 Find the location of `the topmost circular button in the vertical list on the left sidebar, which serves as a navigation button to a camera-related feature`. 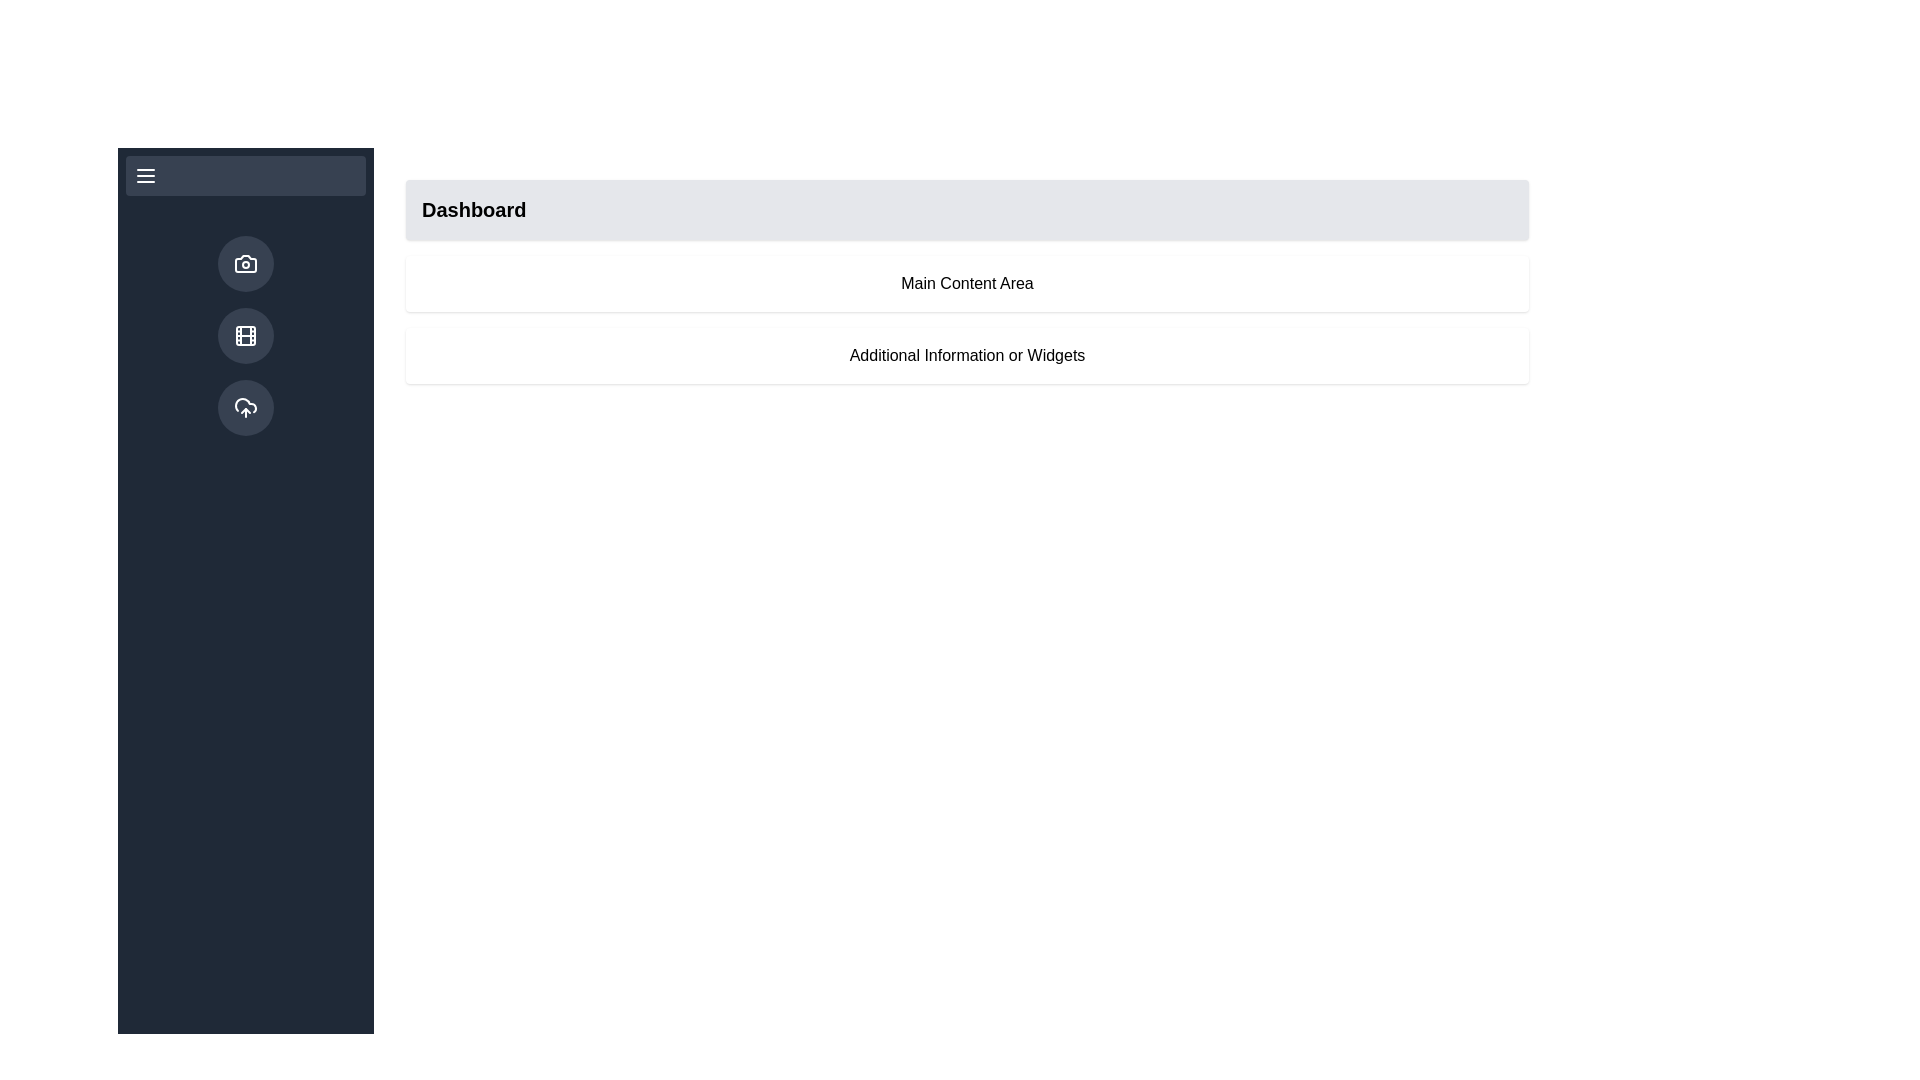

the topmost circular button in the vertical list on the left sidebar, which serves as a navigation button to a camera-related feature is located at coordinates (244, 262).